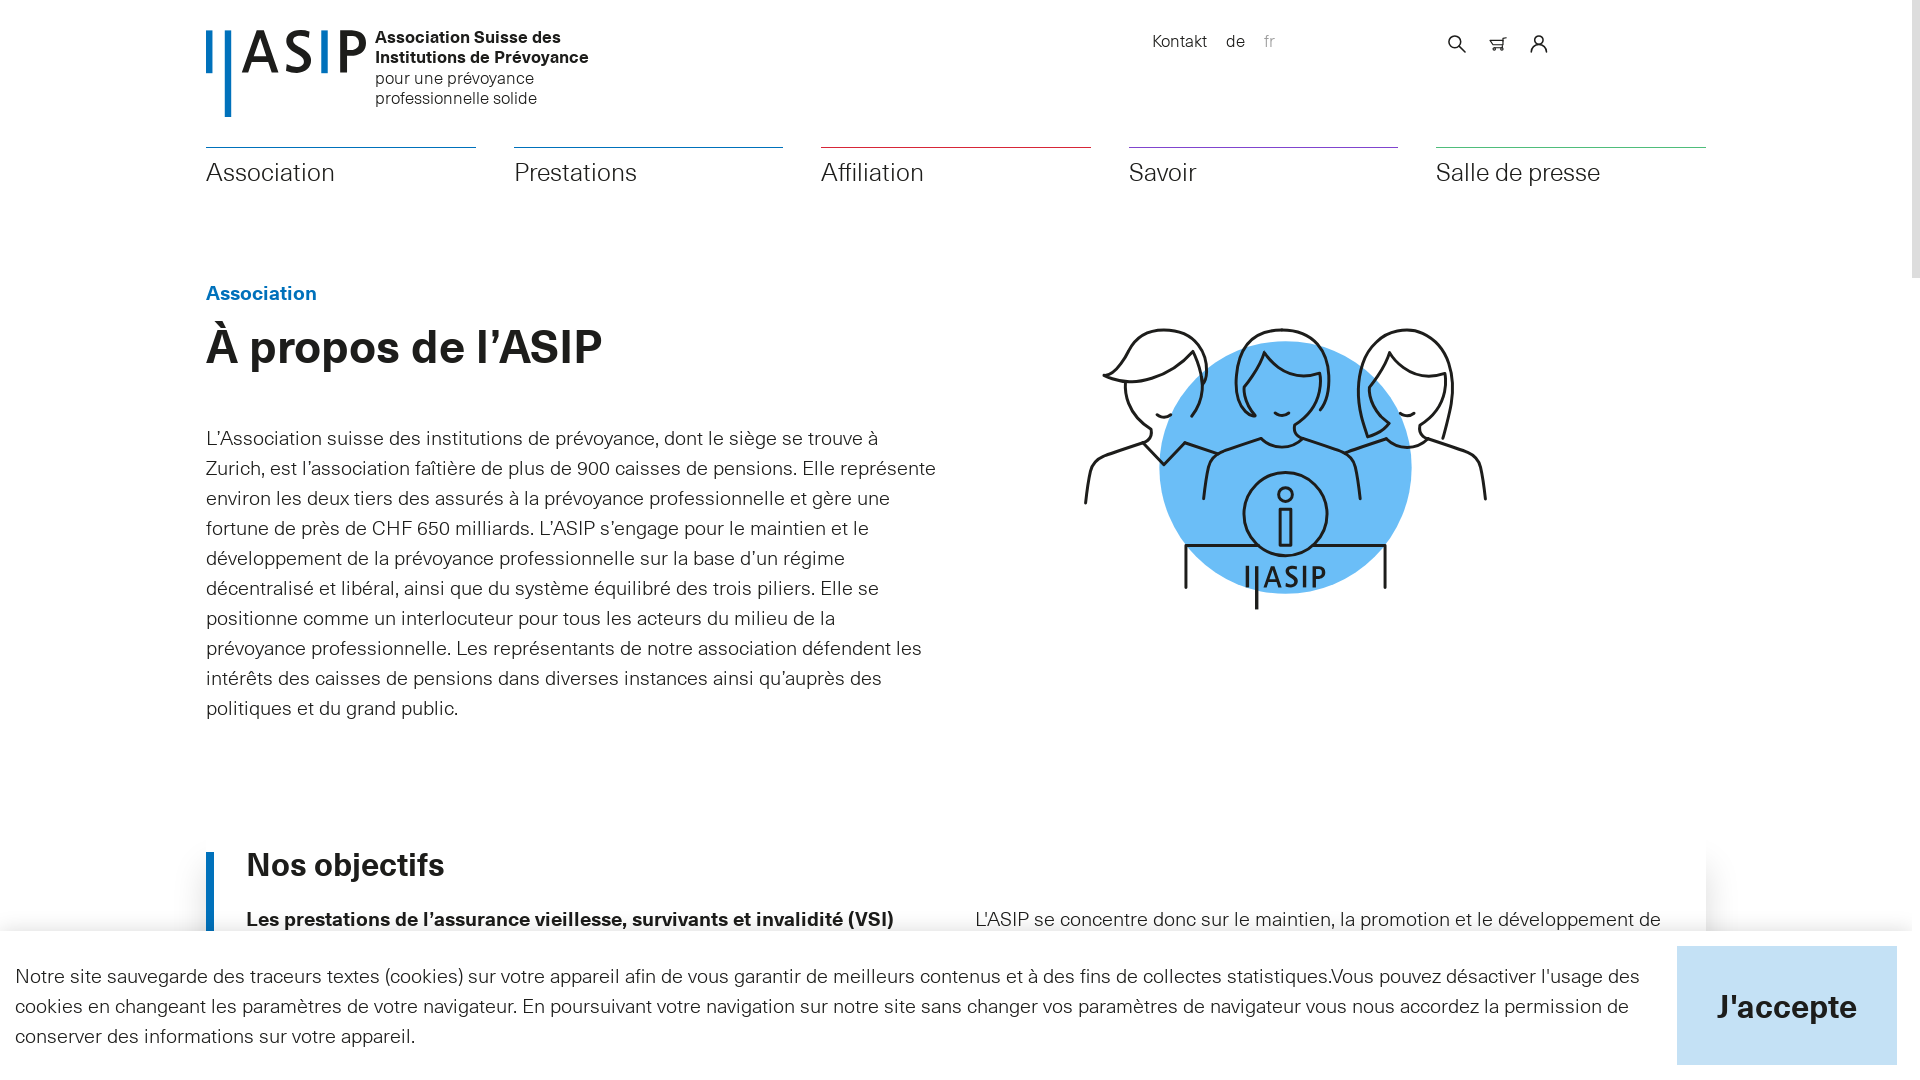 The width and height of the screenshot is (1920, 1080). Describe the element at coordinates (1179, 39) in the screenshot. I see `'Kontakt'` at that location.